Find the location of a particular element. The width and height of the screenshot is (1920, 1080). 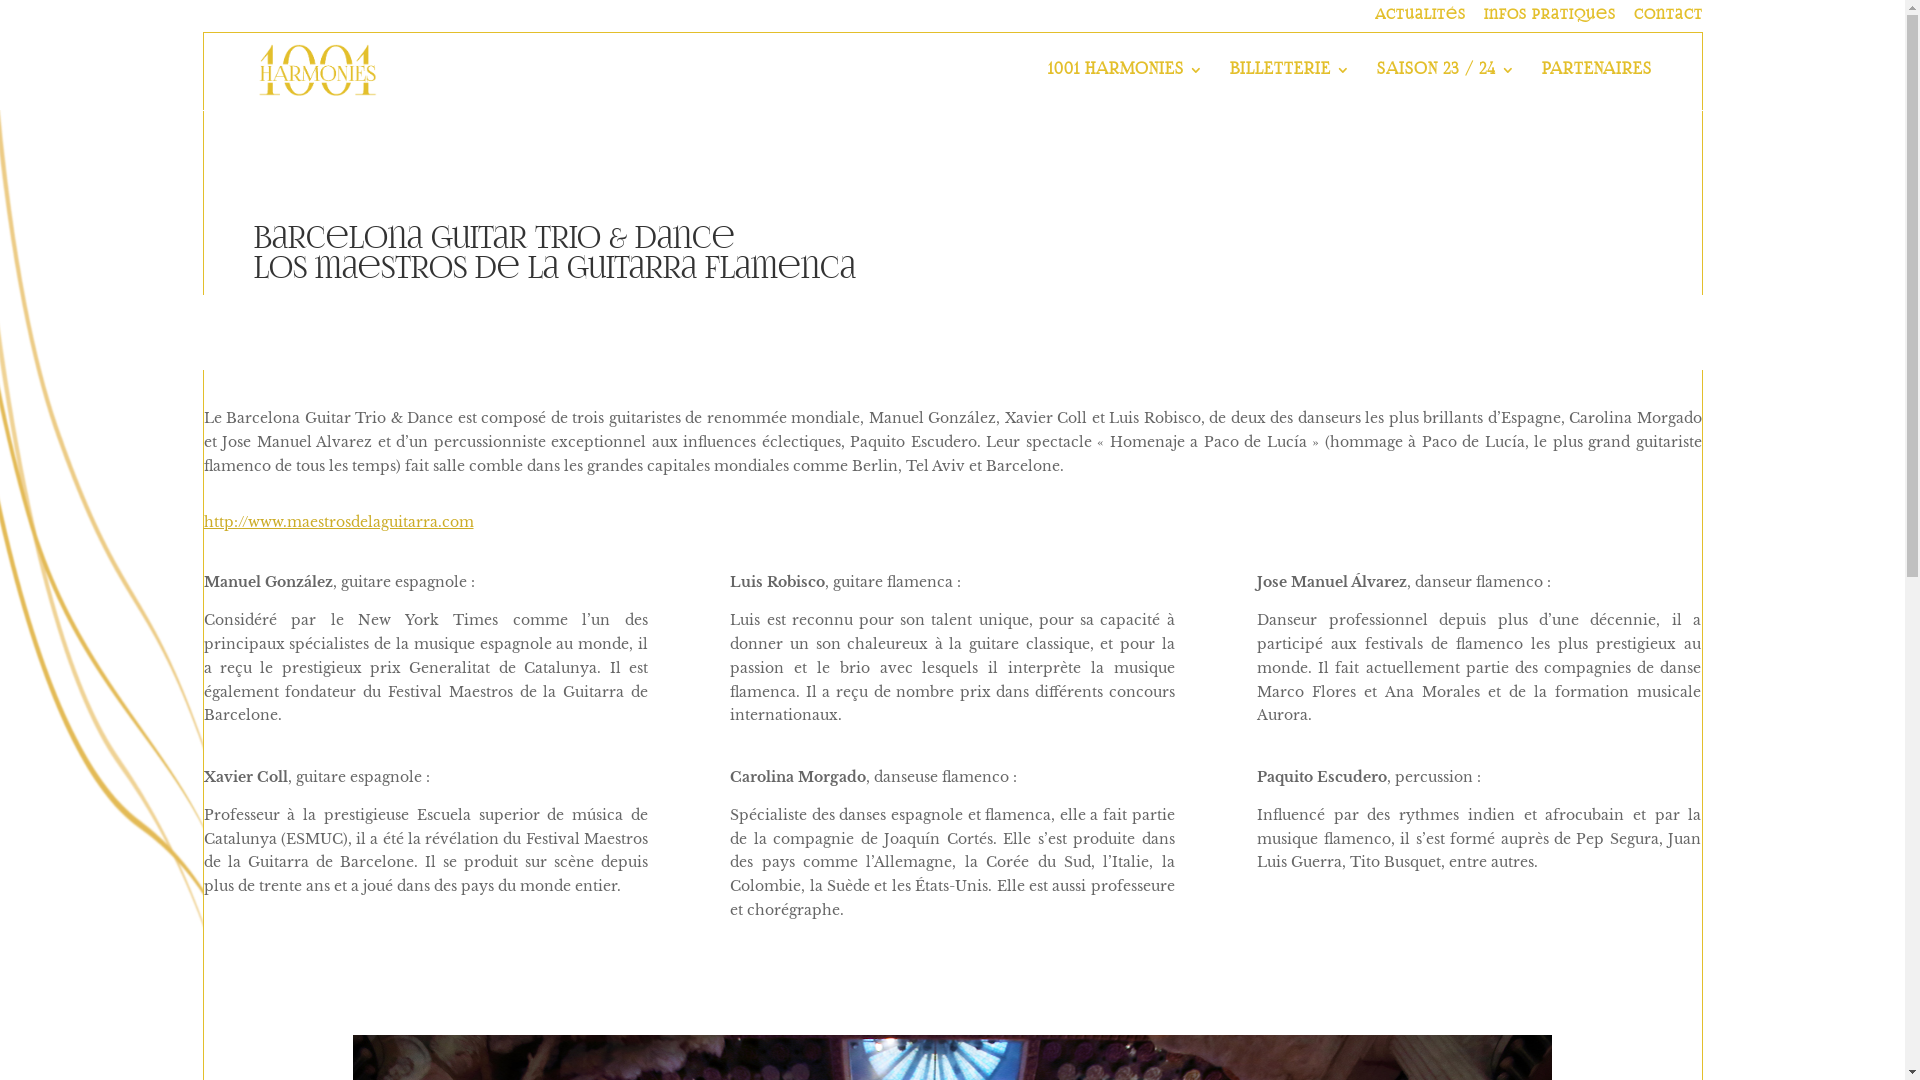

'SAISON 23 / 24' is located at coordinates (1445, 85).